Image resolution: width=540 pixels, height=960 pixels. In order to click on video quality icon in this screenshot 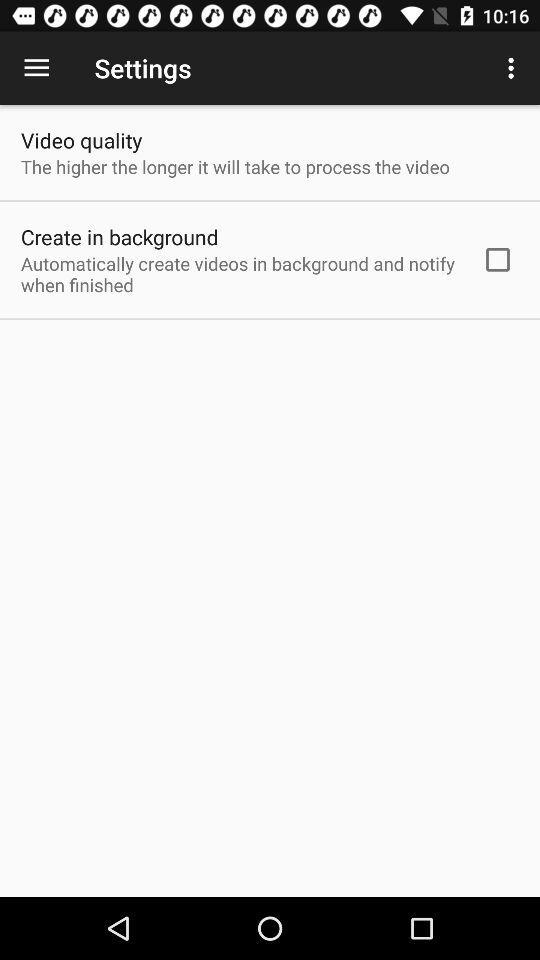, I will do `click(80, 139)`.